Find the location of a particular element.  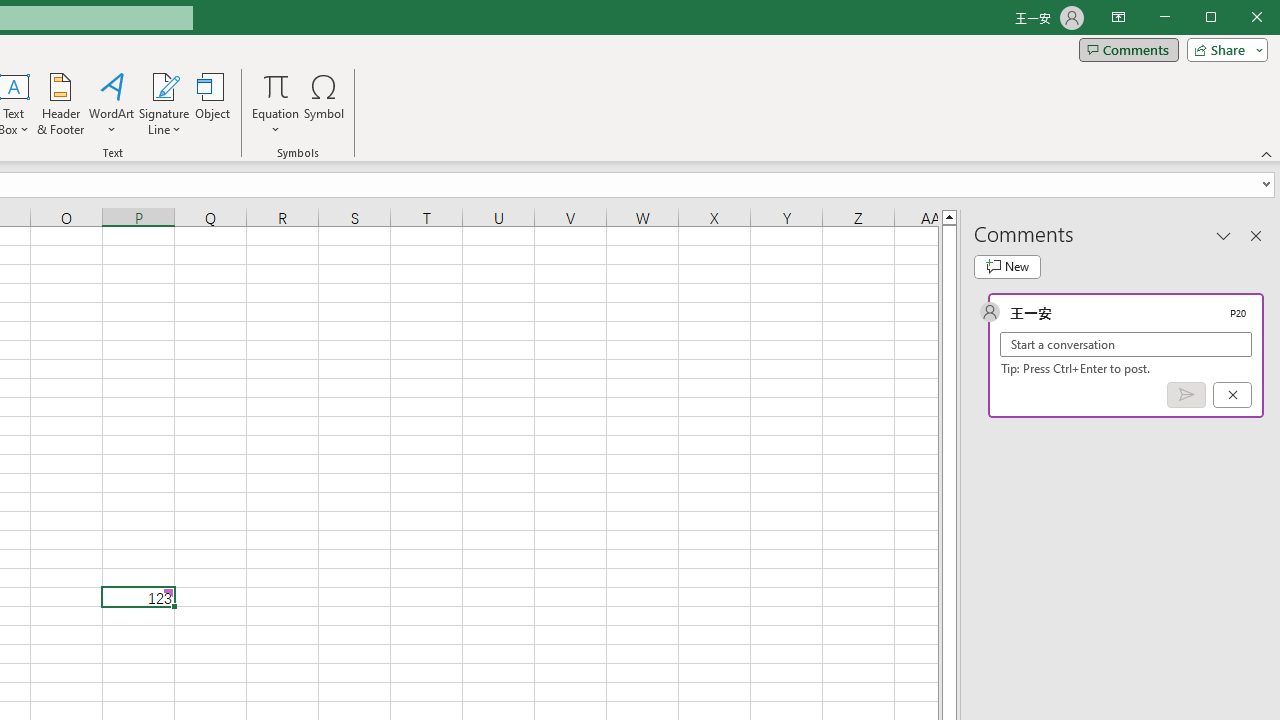

'WordArt' is located at coordinates (111, 104).